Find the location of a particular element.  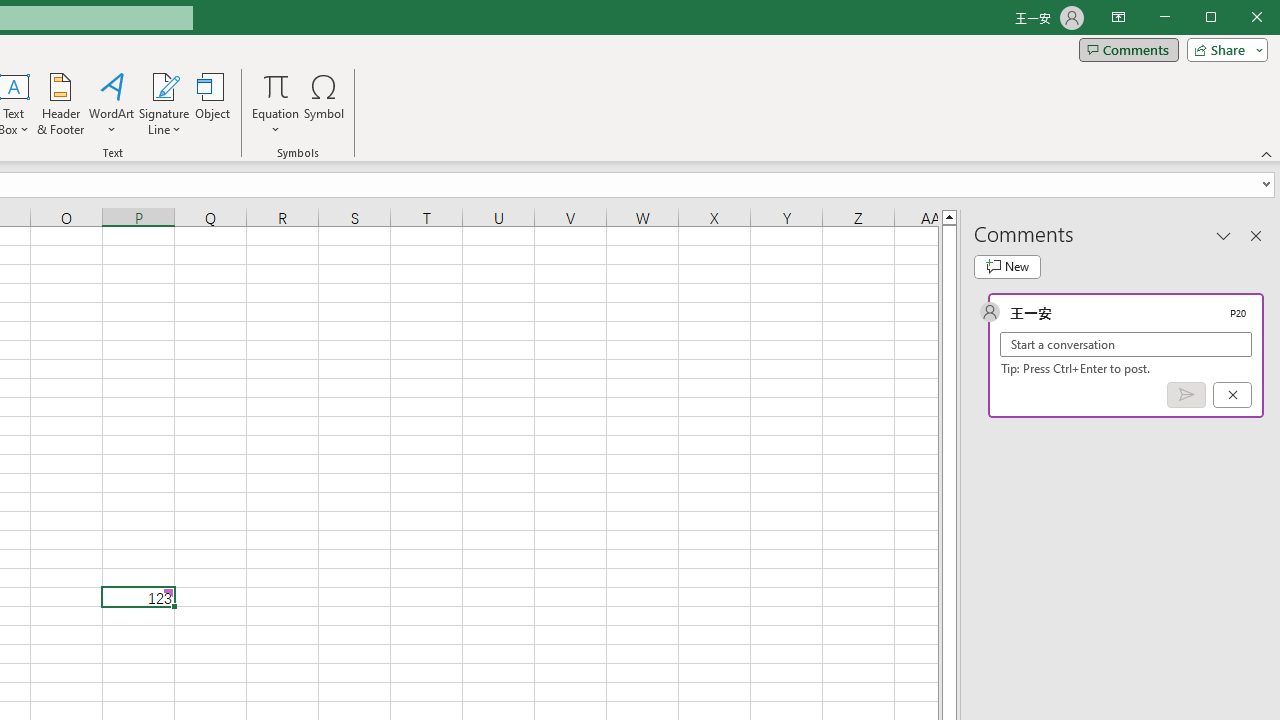

'WordArt' is located at coordinates (111, 104).